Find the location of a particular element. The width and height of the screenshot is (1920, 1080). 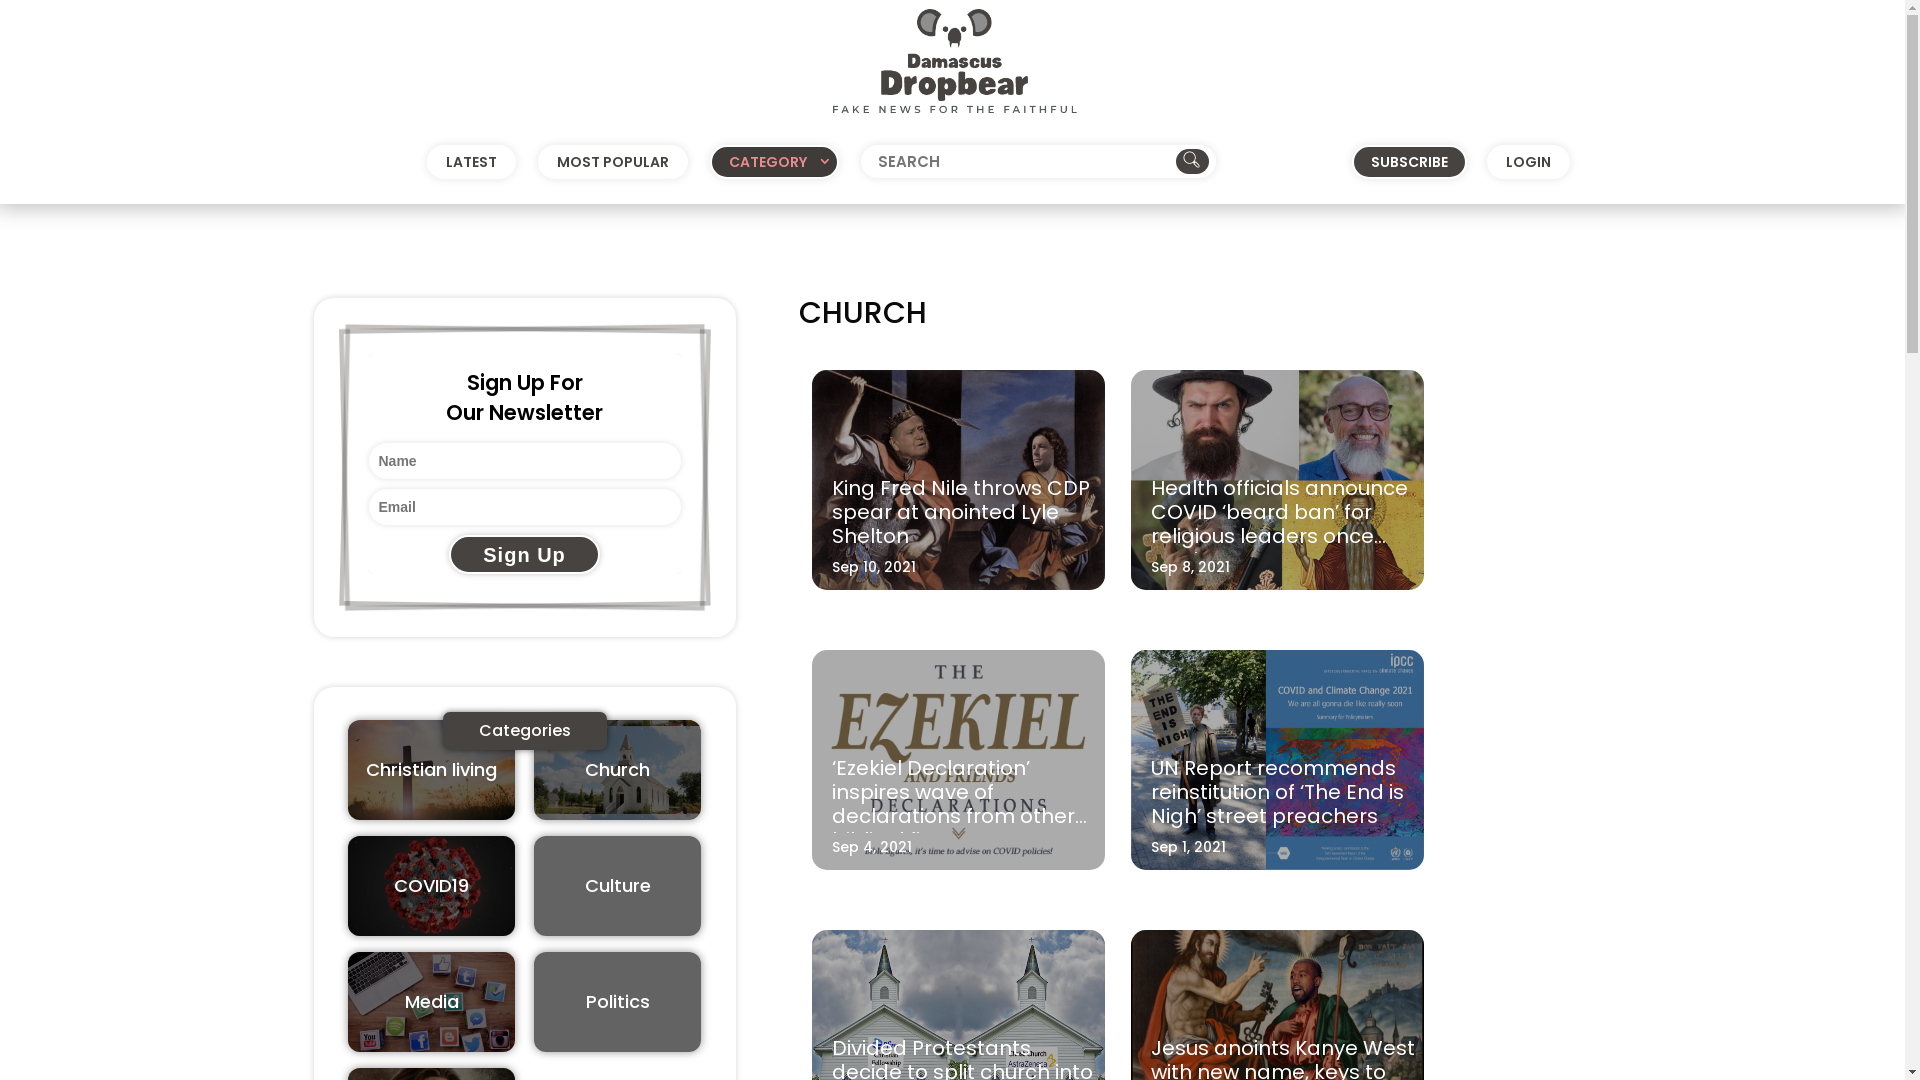

'SUBSCRIBE' is located at coordinates (1408, 161).